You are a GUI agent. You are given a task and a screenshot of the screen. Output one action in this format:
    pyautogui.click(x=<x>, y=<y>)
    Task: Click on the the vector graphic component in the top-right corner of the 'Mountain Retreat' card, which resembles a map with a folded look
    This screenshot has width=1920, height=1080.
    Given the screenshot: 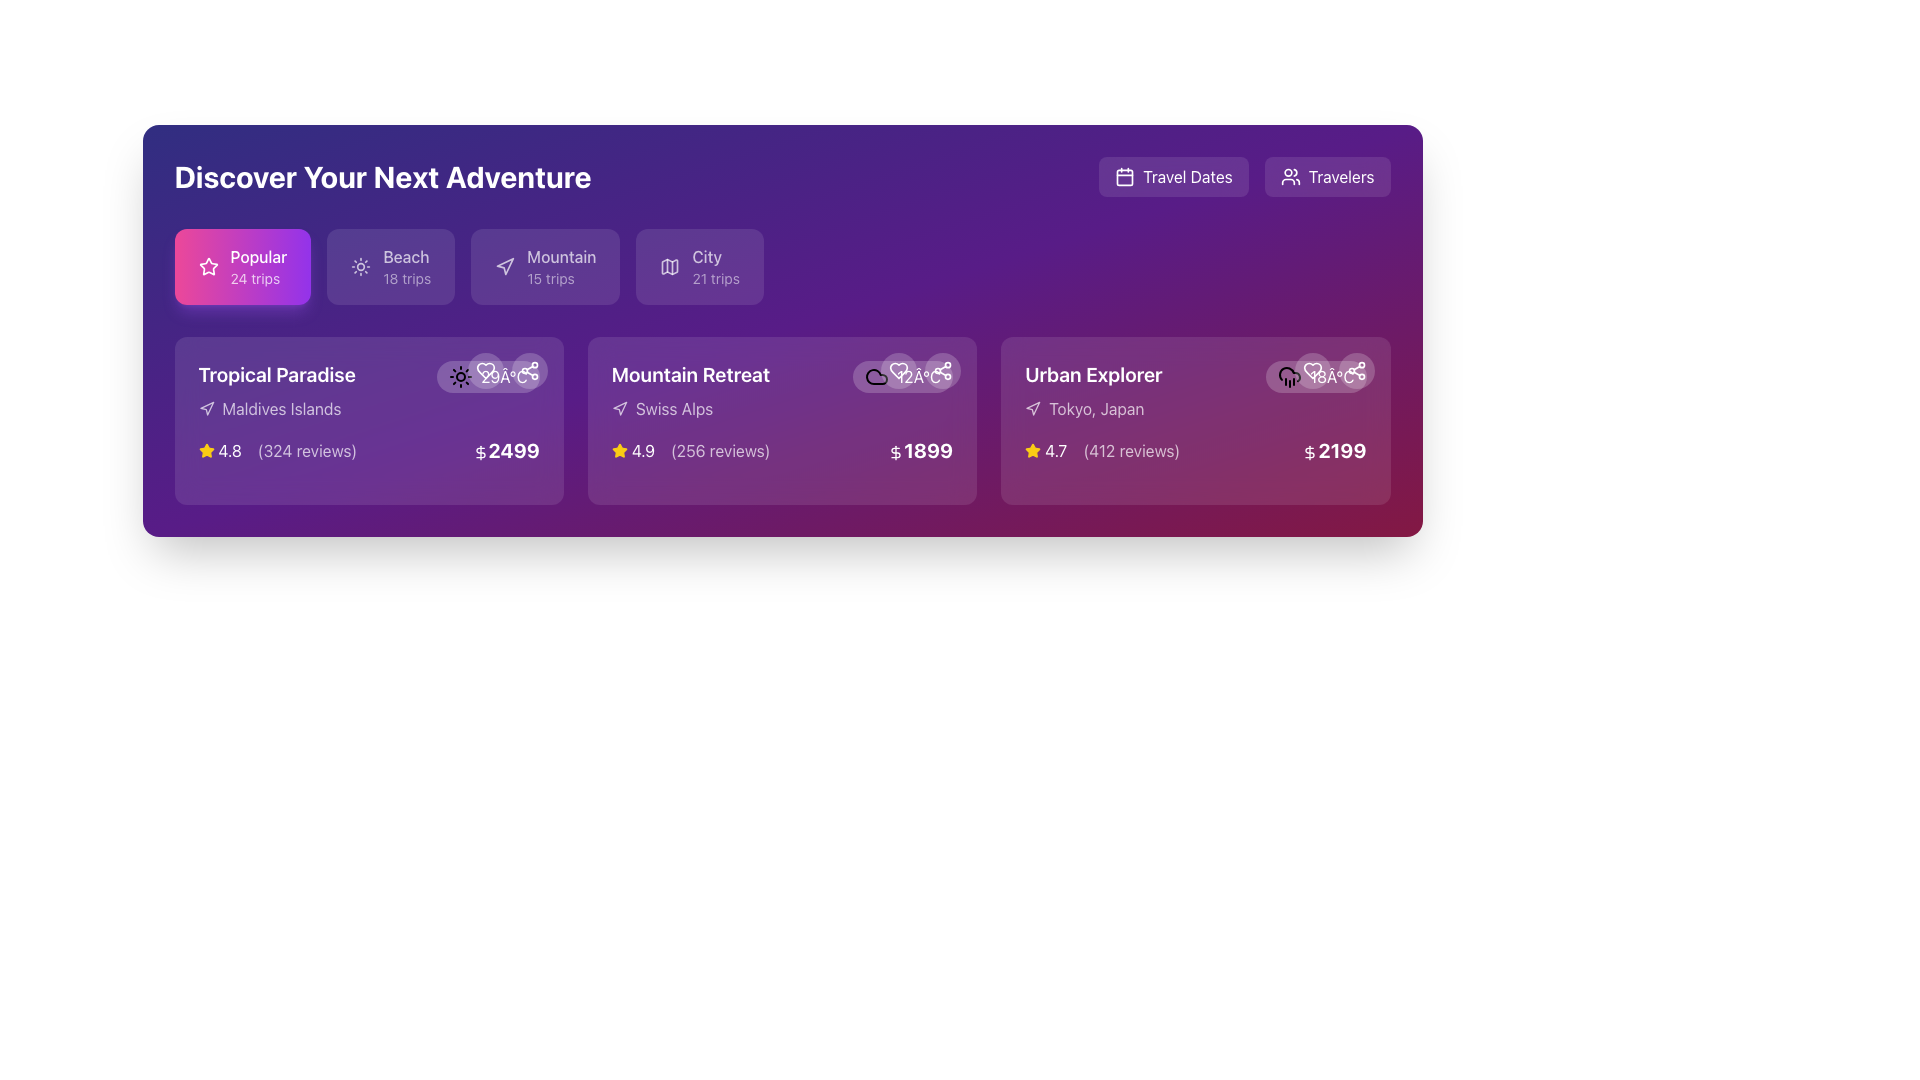 What is the action you would take?
    pyautogui.click(x=670, y=265)
    